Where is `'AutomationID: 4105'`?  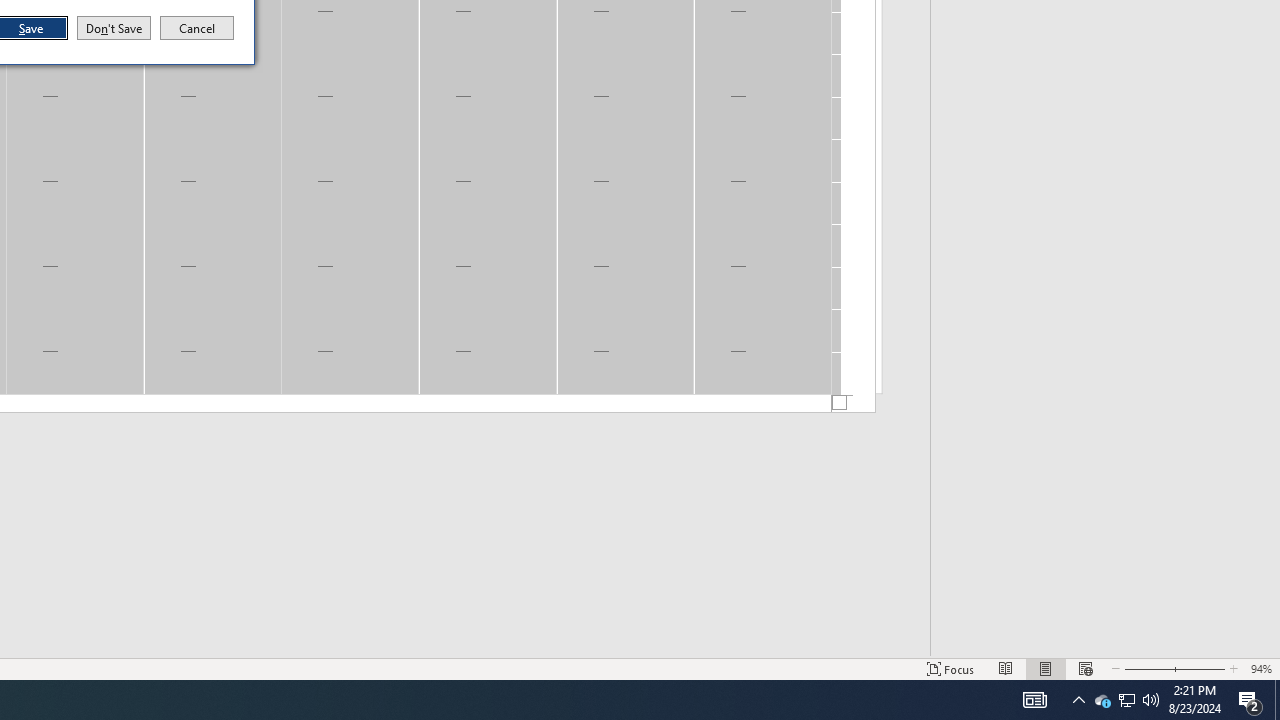
'AutomationID: 4105' is located at coordinates (1006, 669).